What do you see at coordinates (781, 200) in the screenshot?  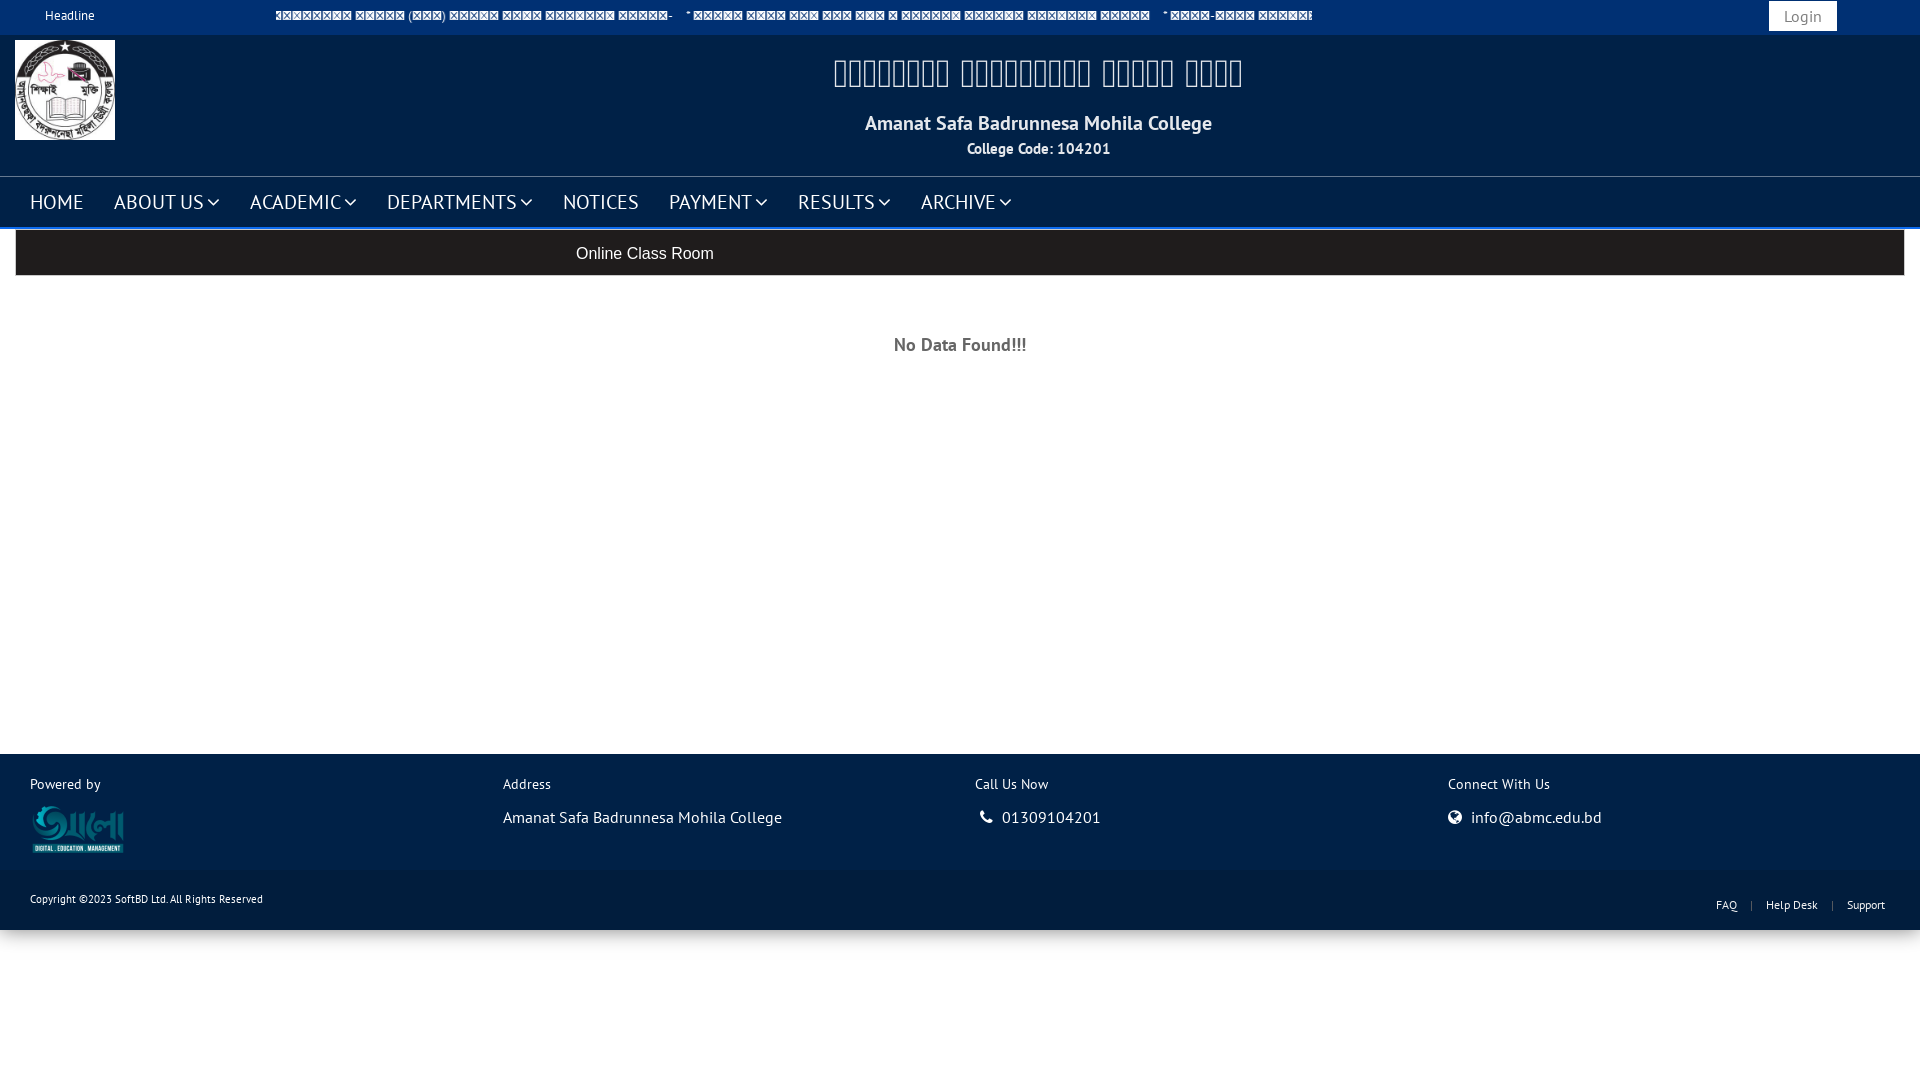 I see `'RESULTS'` at bounding box center [781, 200].